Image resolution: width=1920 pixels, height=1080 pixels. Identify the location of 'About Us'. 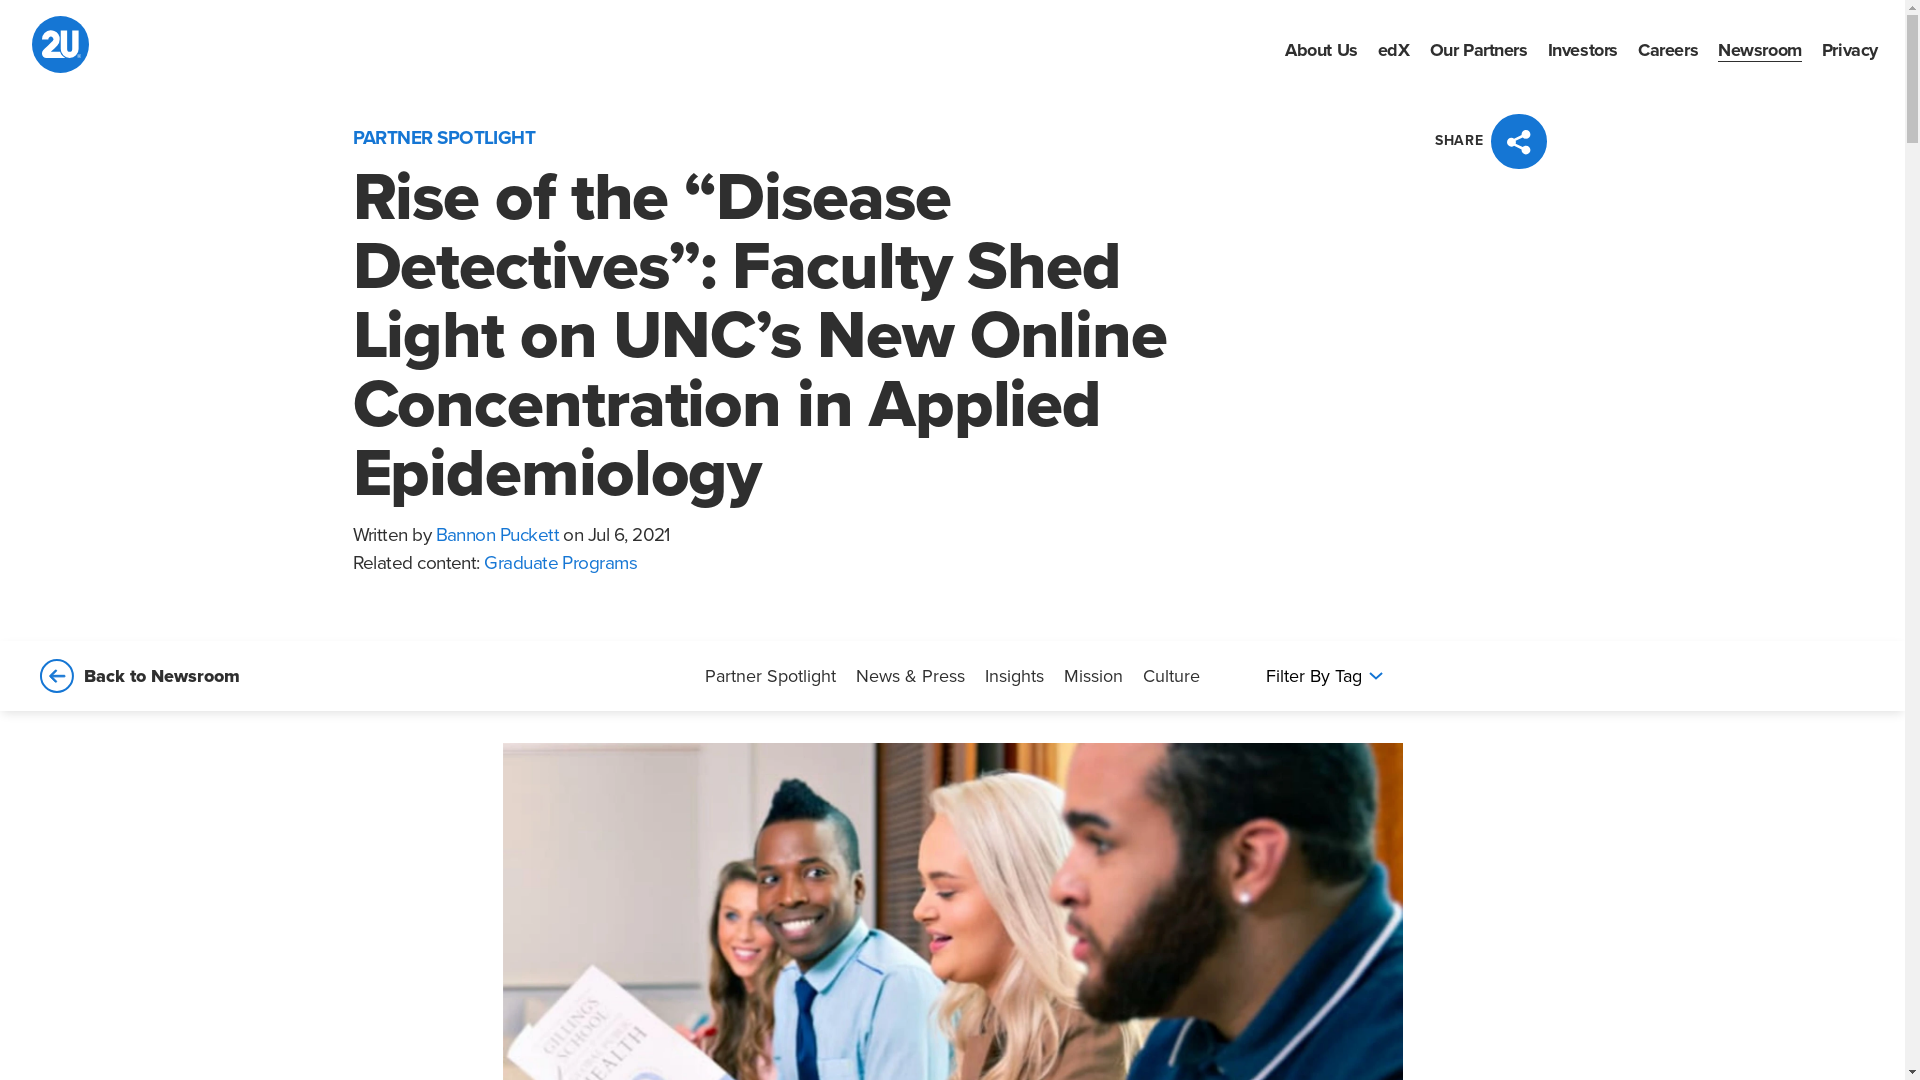
(1321, 48).